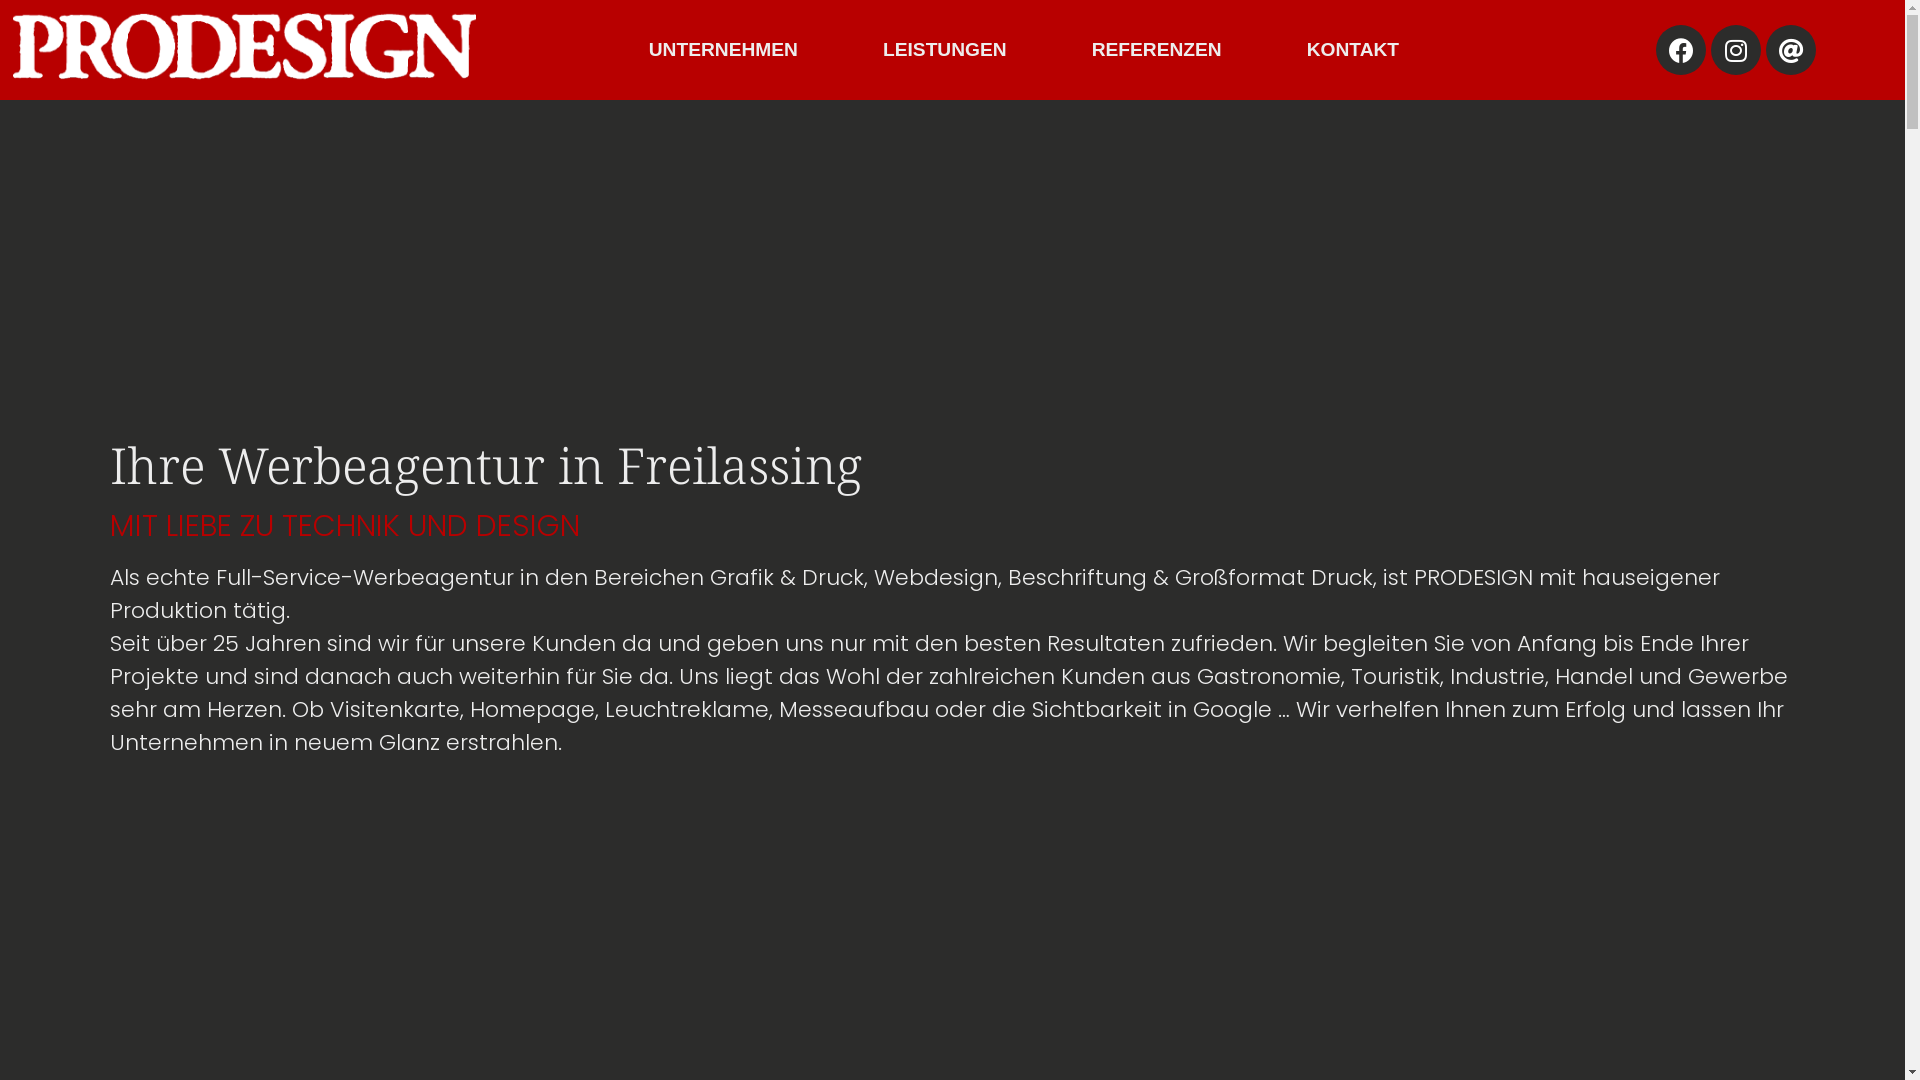 The height and width of the screenshot is (1080, 1920). What do you see at coordinates (1286, 49) in the screenshot?
I see `'KONTAKT'` at bounding box center [1286, 49].